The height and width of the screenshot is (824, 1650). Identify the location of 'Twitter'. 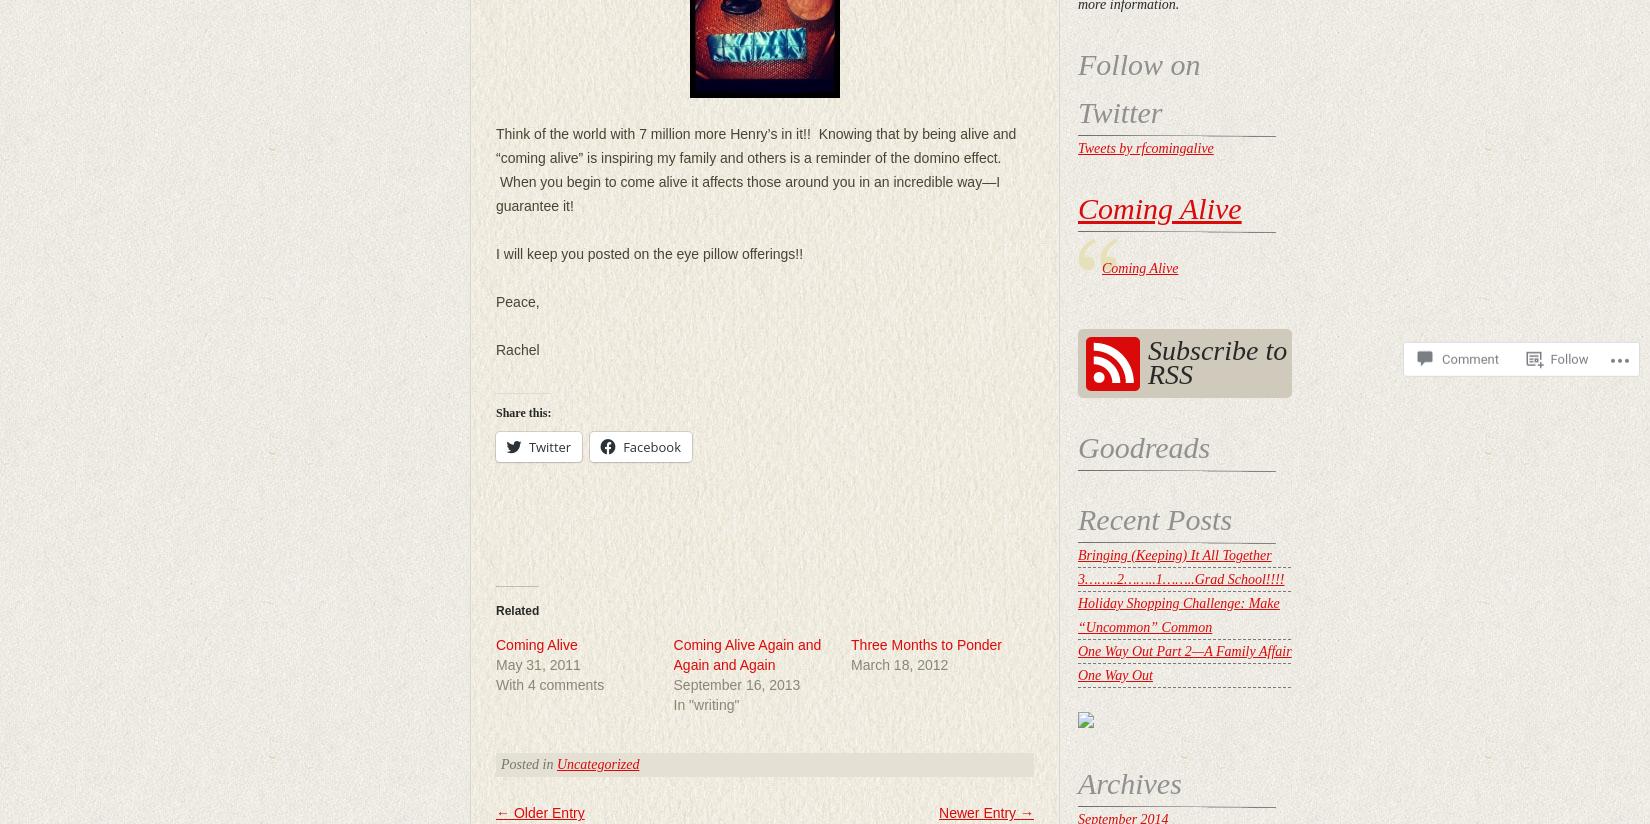
(548, 447).